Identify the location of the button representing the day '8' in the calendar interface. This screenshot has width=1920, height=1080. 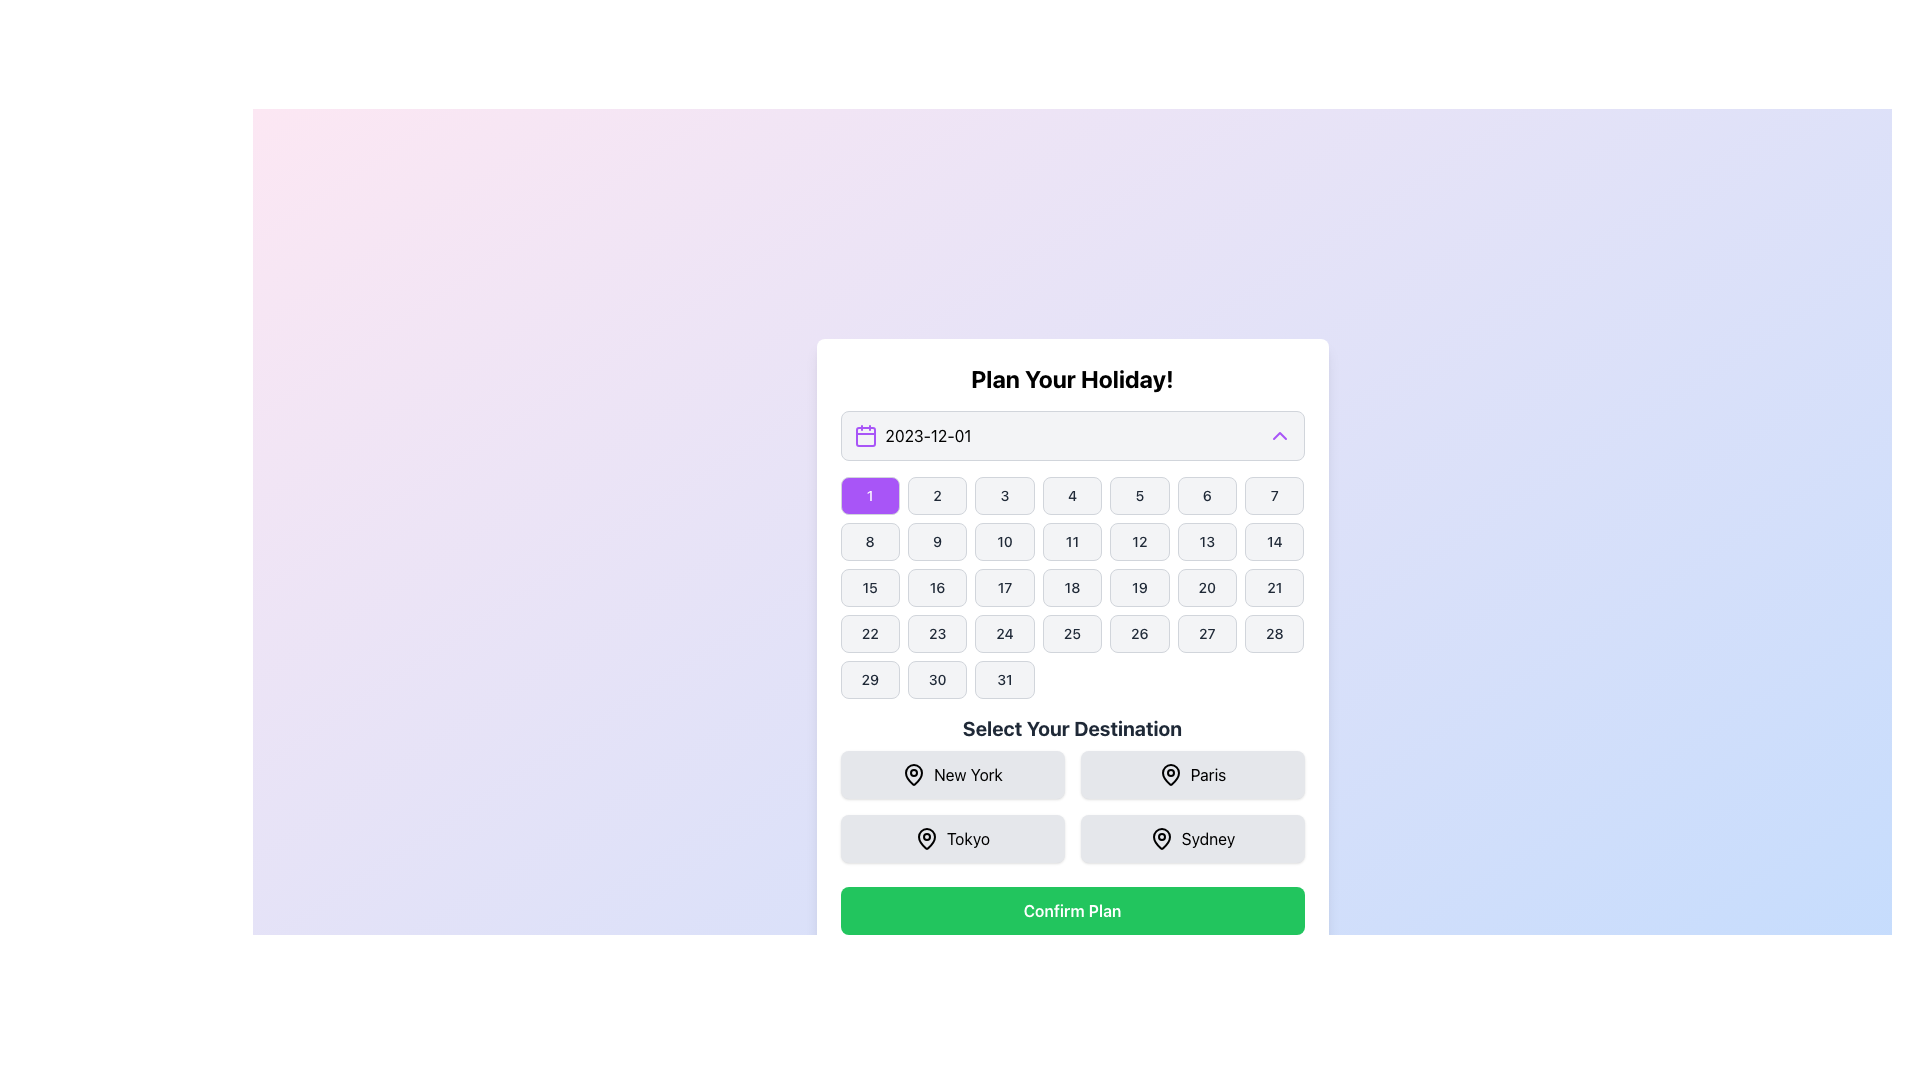
(870, 542).